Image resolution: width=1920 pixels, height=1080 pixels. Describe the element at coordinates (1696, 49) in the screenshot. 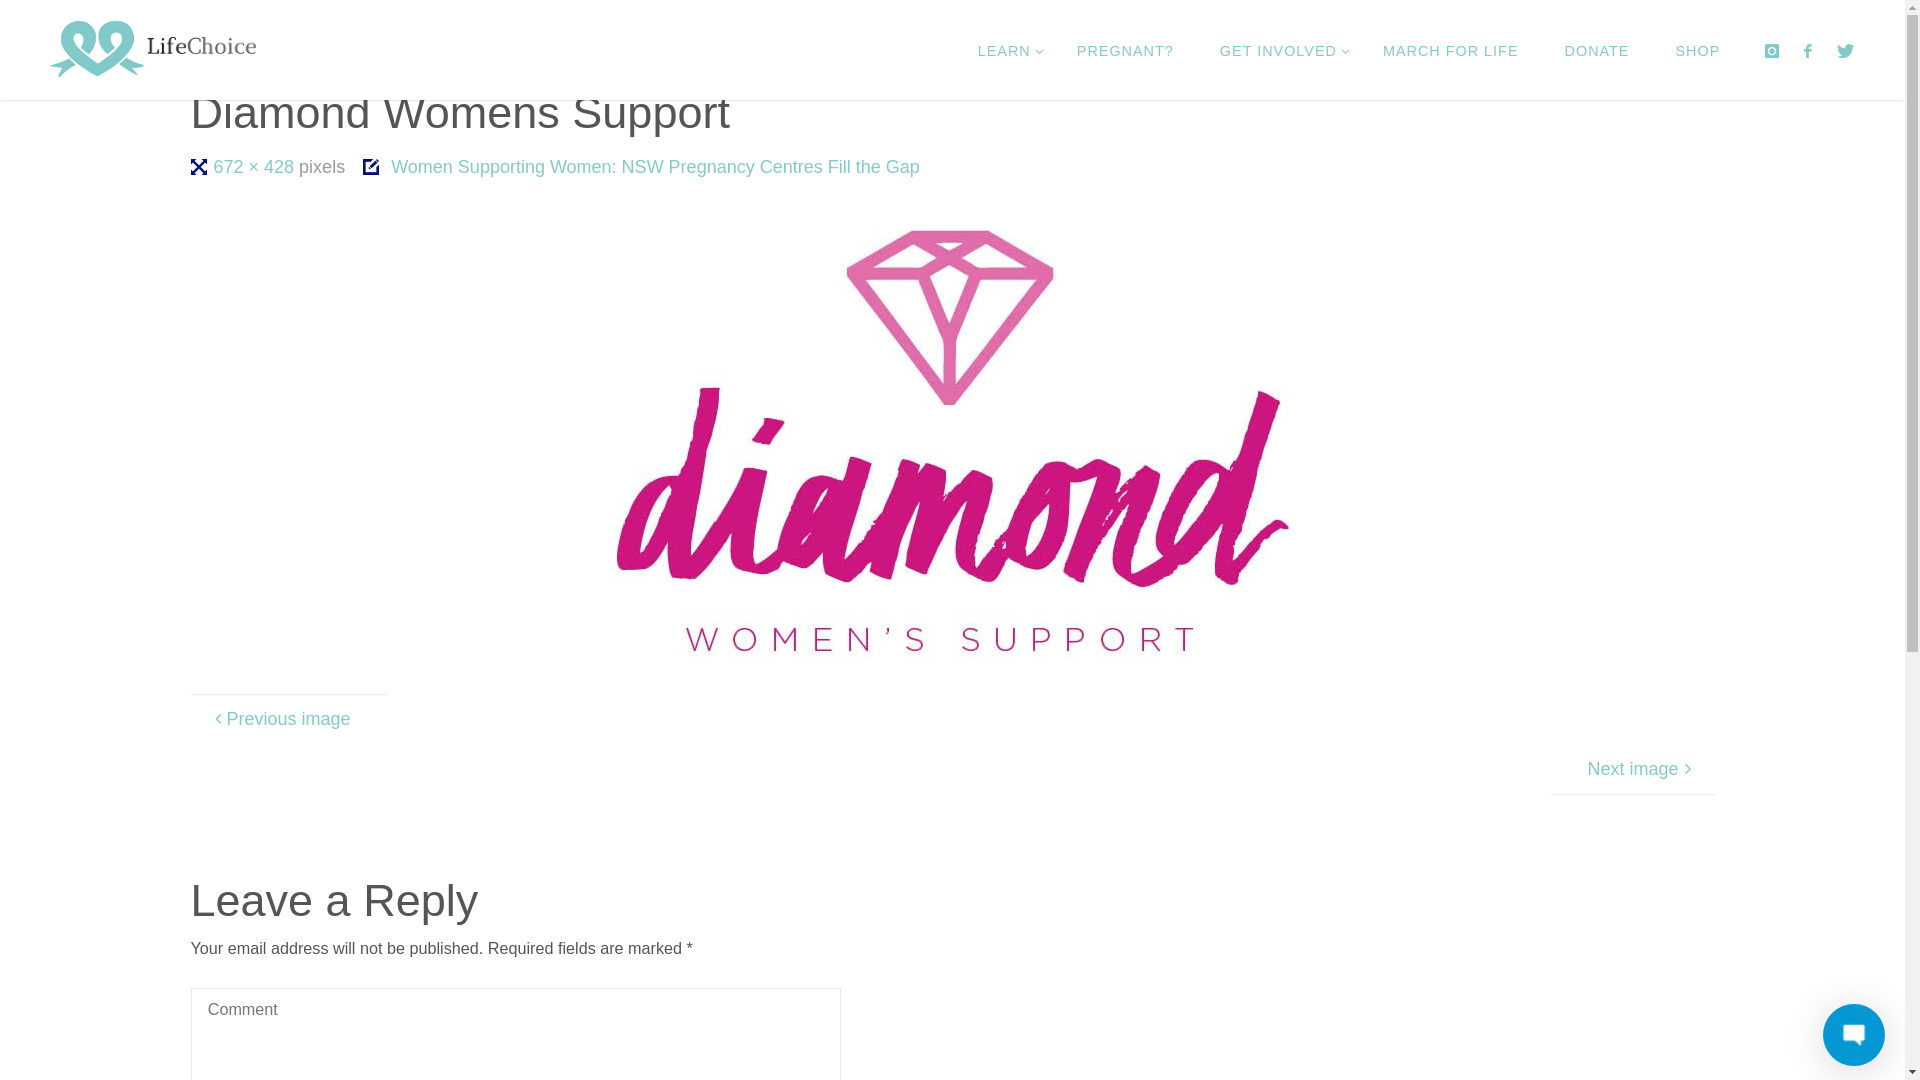

I see `'SHOP'` at that location.